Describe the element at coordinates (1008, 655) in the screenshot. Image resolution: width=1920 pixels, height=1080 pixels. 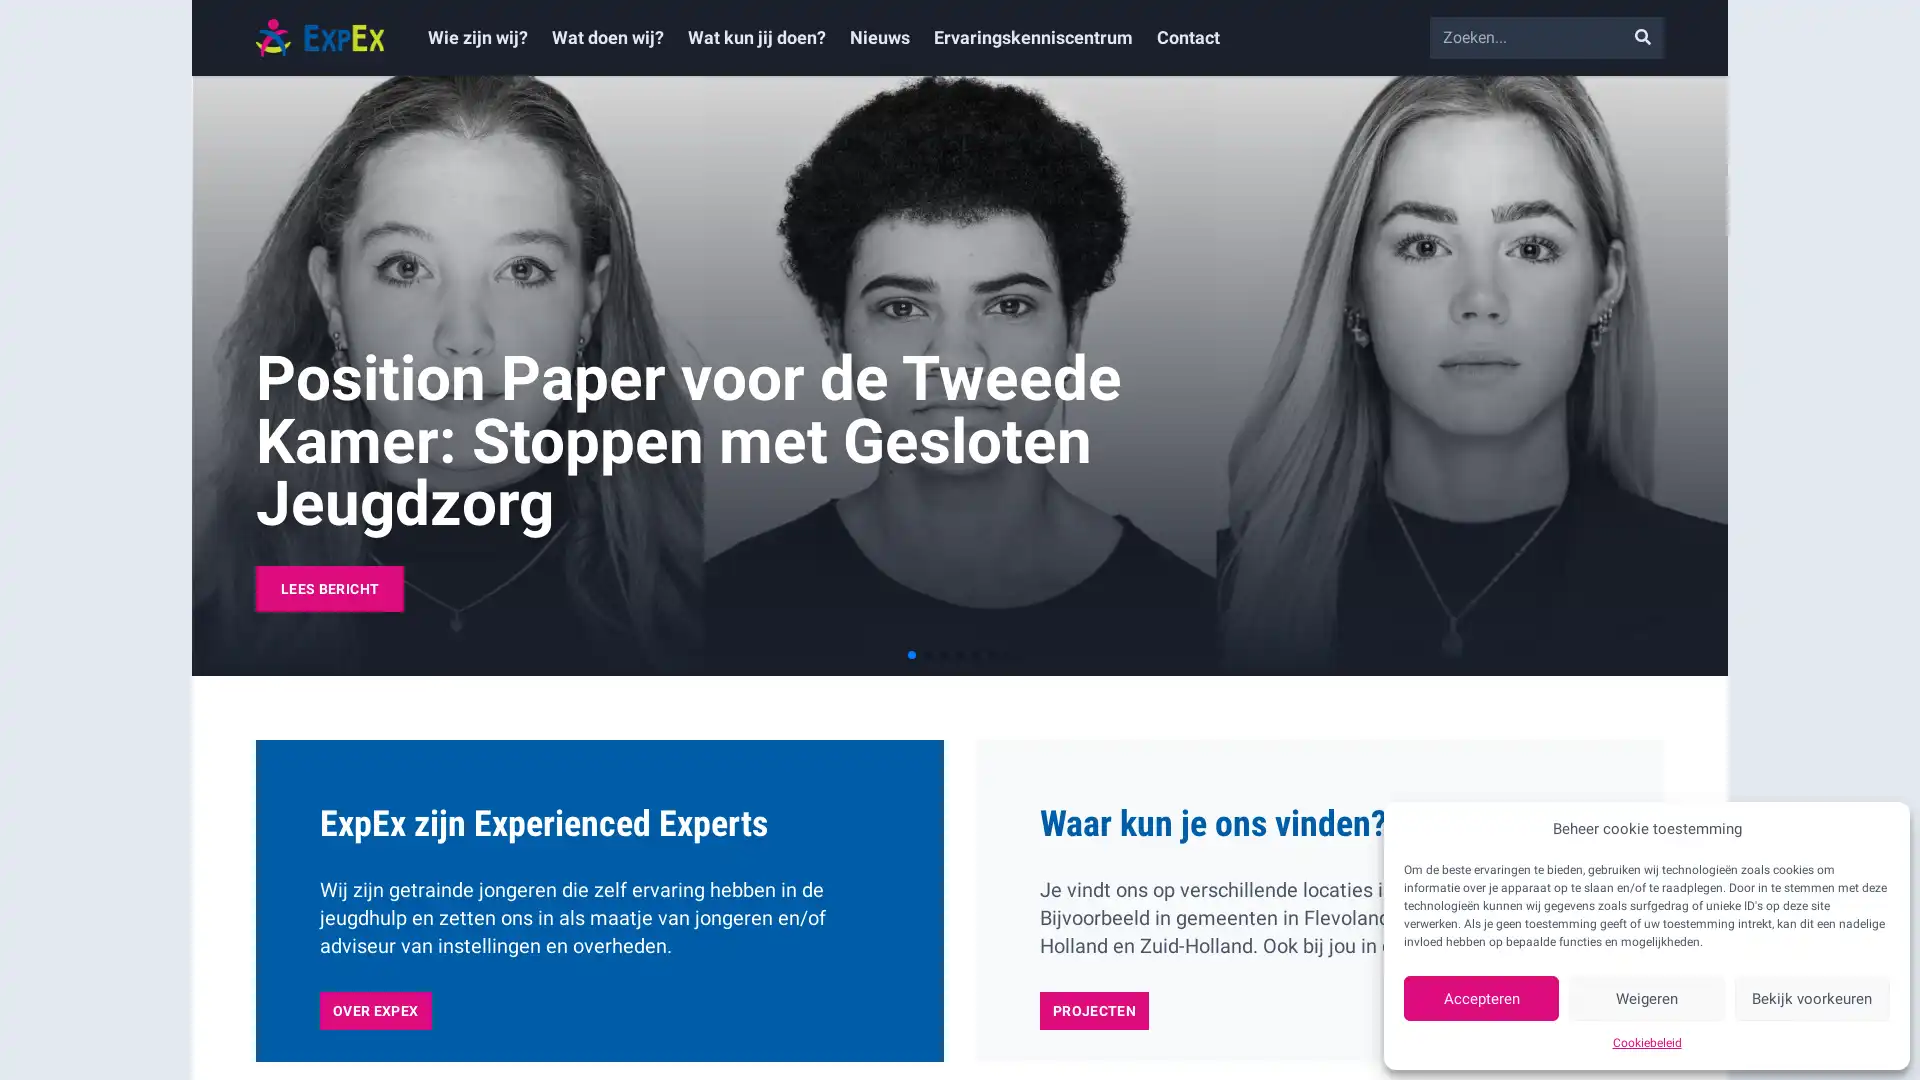
I see `Go to slide 7` at that location.